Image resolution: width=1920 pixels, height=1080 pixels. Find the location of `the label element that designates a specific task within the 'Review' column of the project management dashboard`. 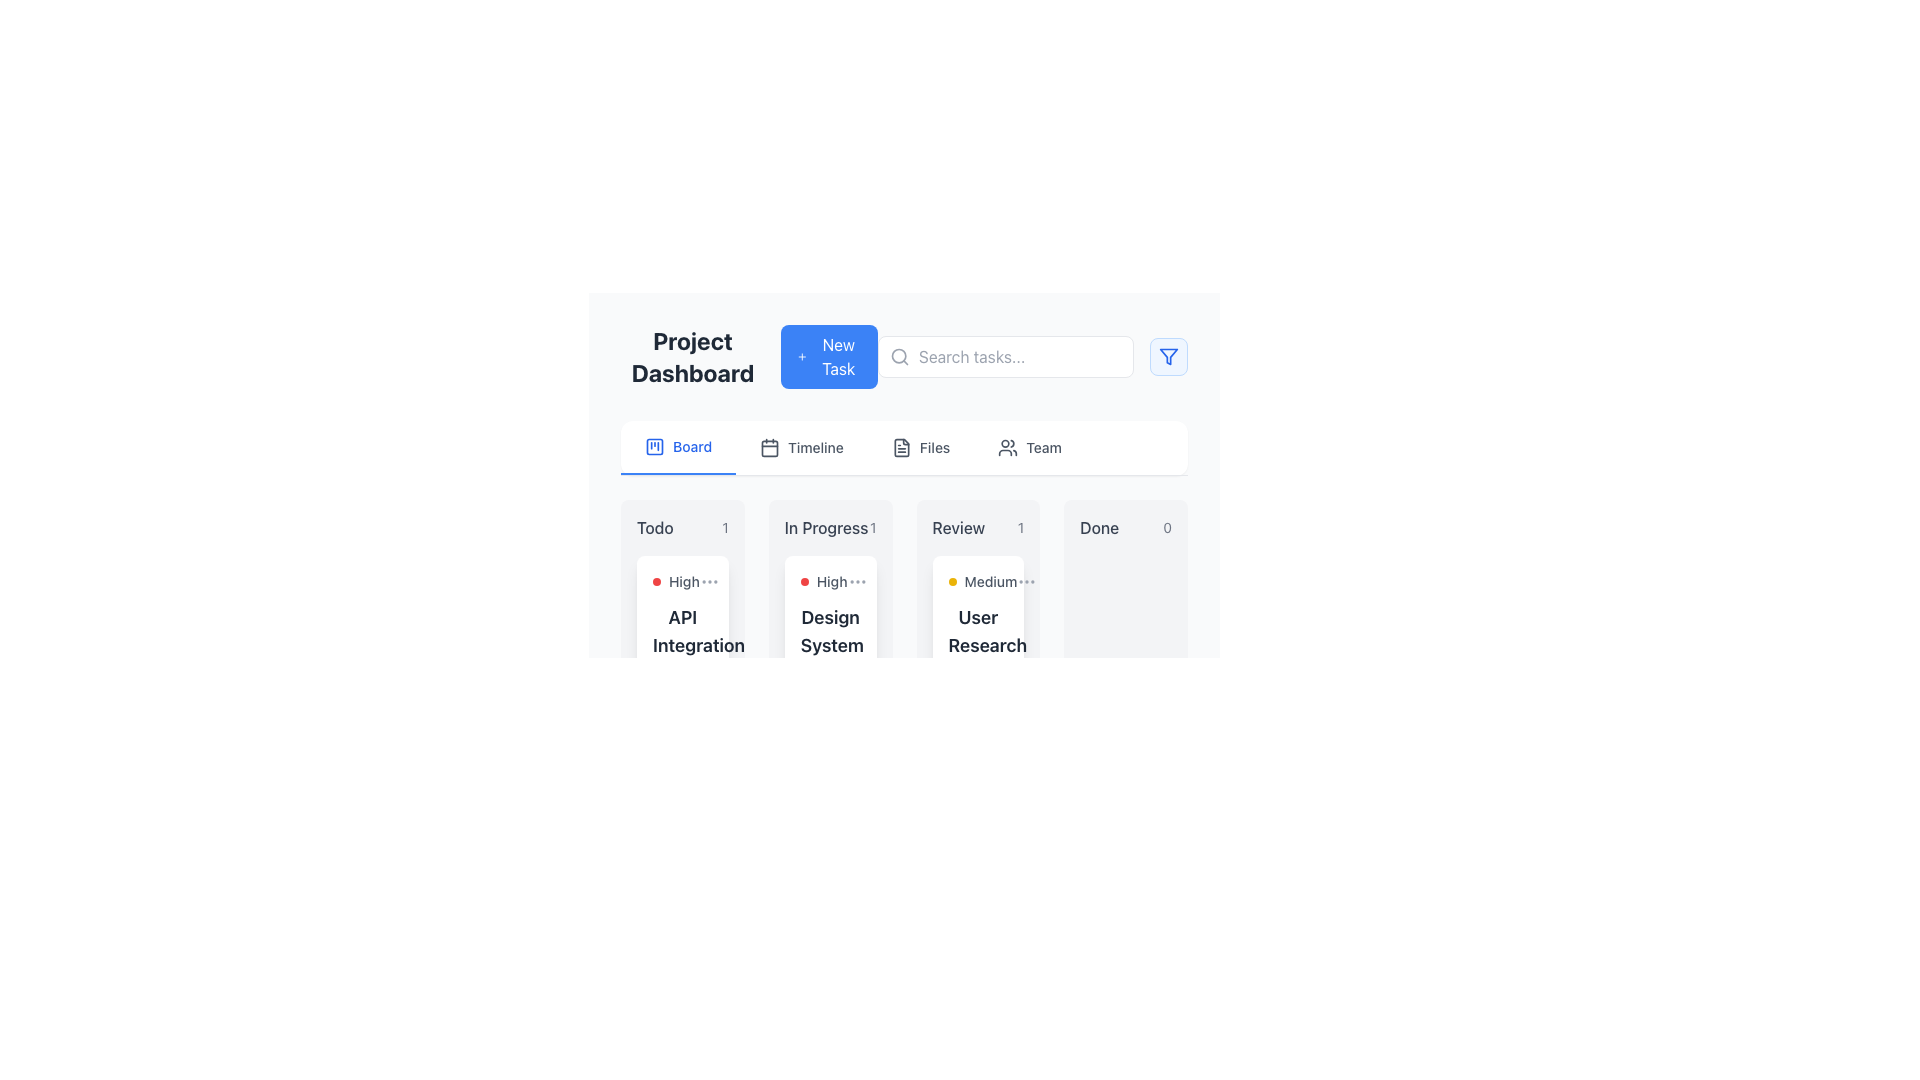

the label element that designates a specific task within the 'Review' column of the project management dashboard is located at coordinates (978, 645).